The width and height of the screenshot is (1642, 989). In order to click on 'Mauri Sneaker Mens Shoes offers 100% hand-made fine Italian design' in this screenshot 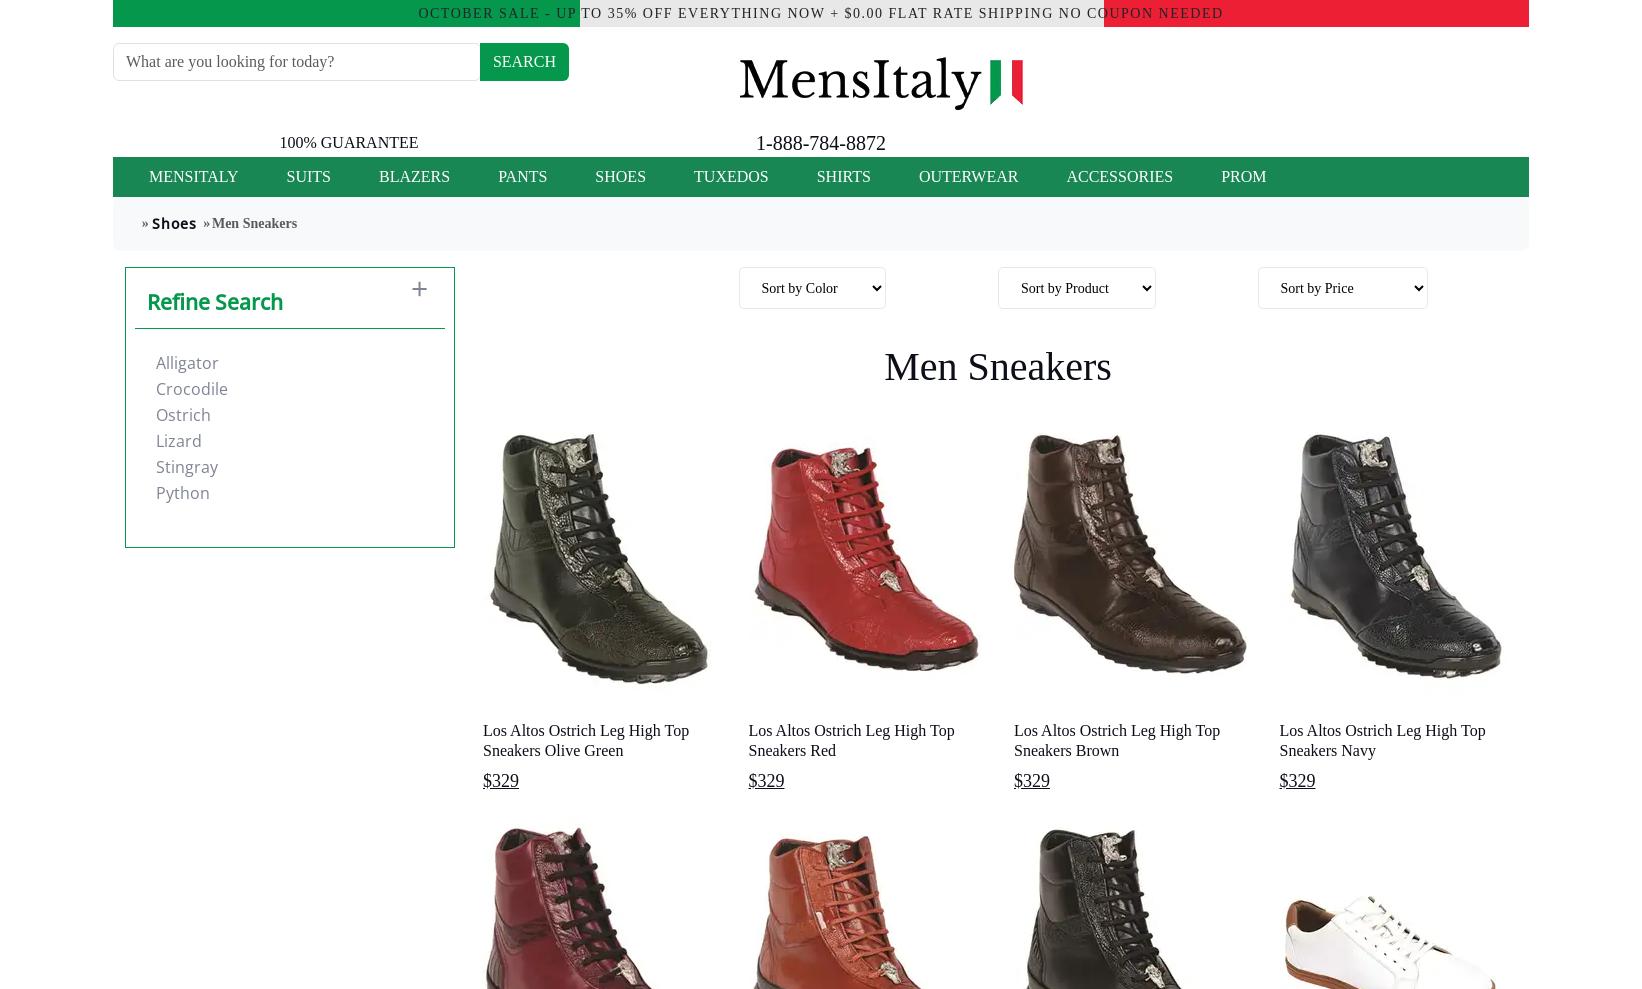, I will do `click(900, 834)`.